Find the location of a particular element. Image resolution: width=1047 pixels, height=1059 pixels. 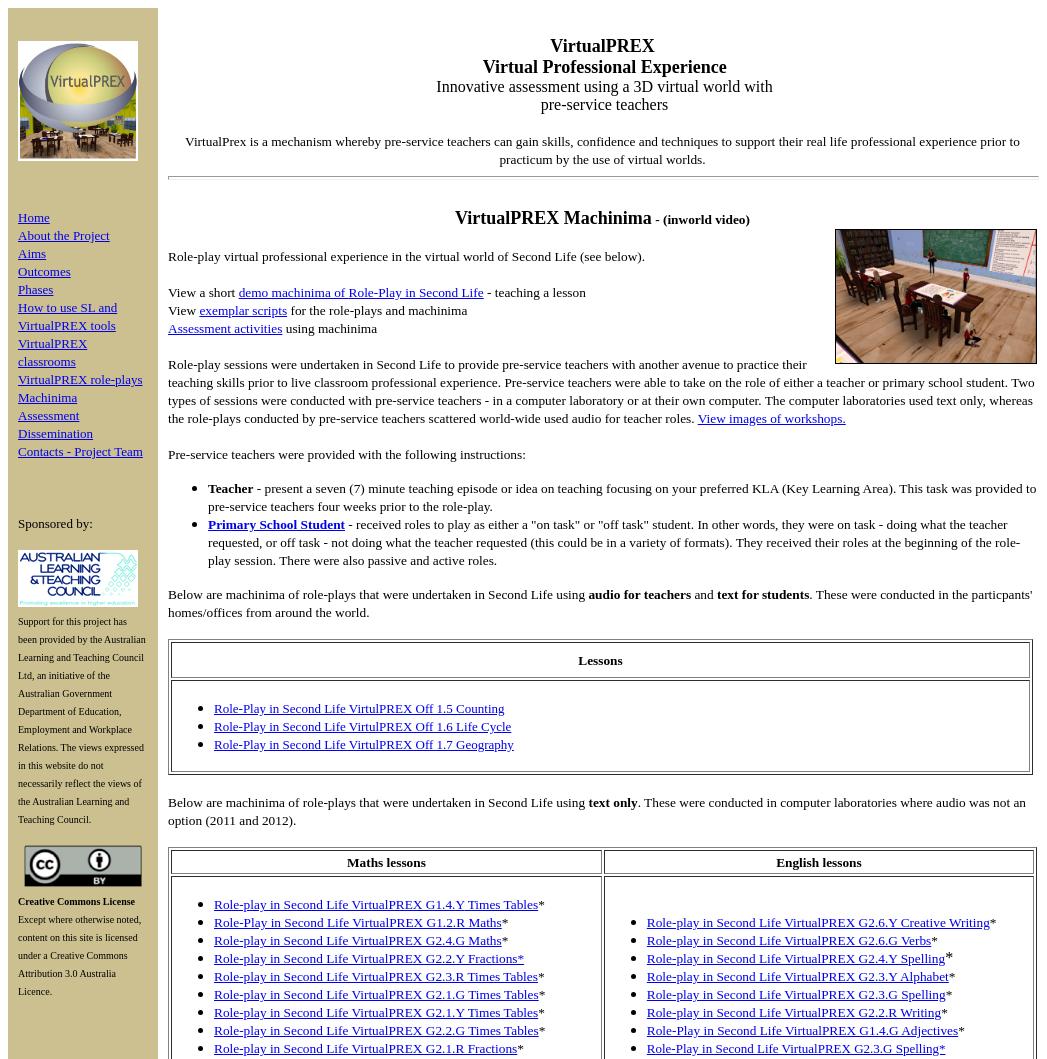

'VirtualPREX' is located at coordinates (601, 45).